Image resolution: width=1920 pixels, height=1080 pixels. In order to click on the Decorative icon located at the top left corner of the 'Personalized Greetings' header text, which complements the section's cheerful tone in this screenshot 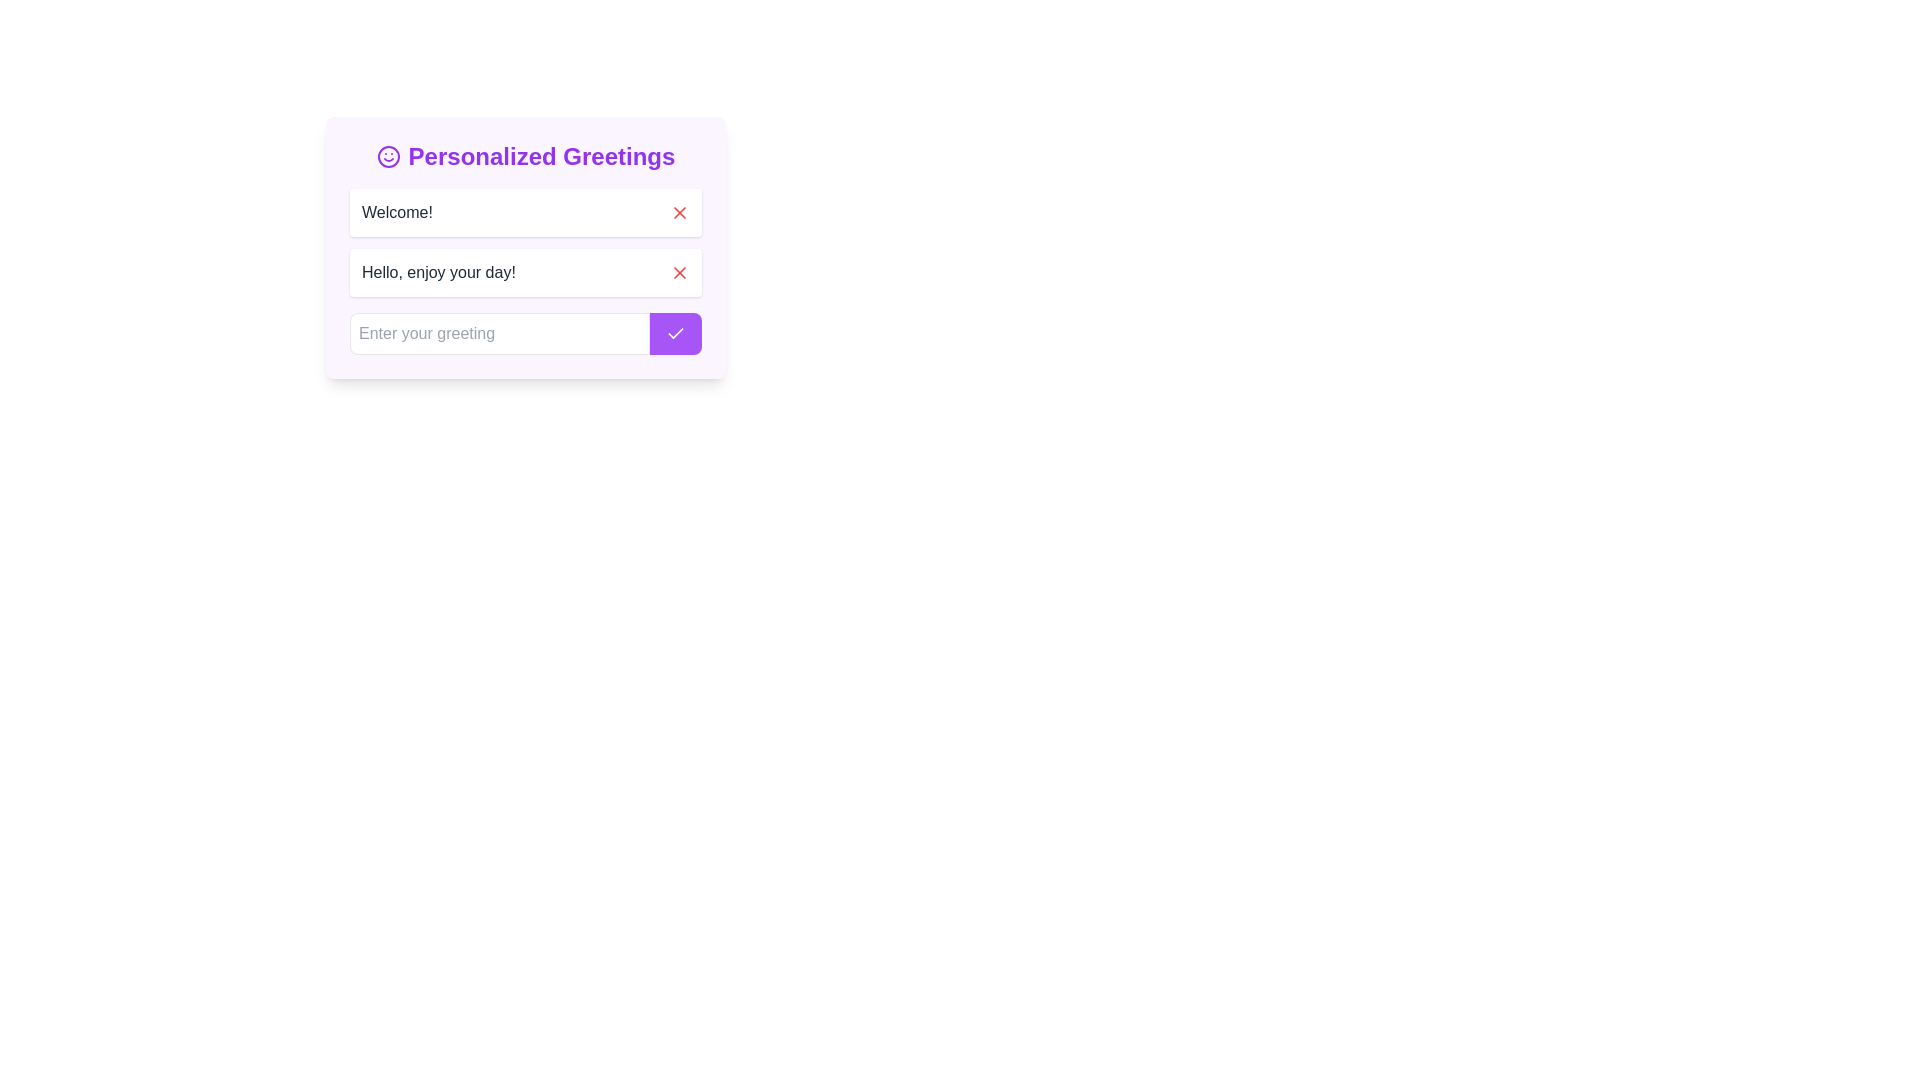, I will do `click(388, 156)`.